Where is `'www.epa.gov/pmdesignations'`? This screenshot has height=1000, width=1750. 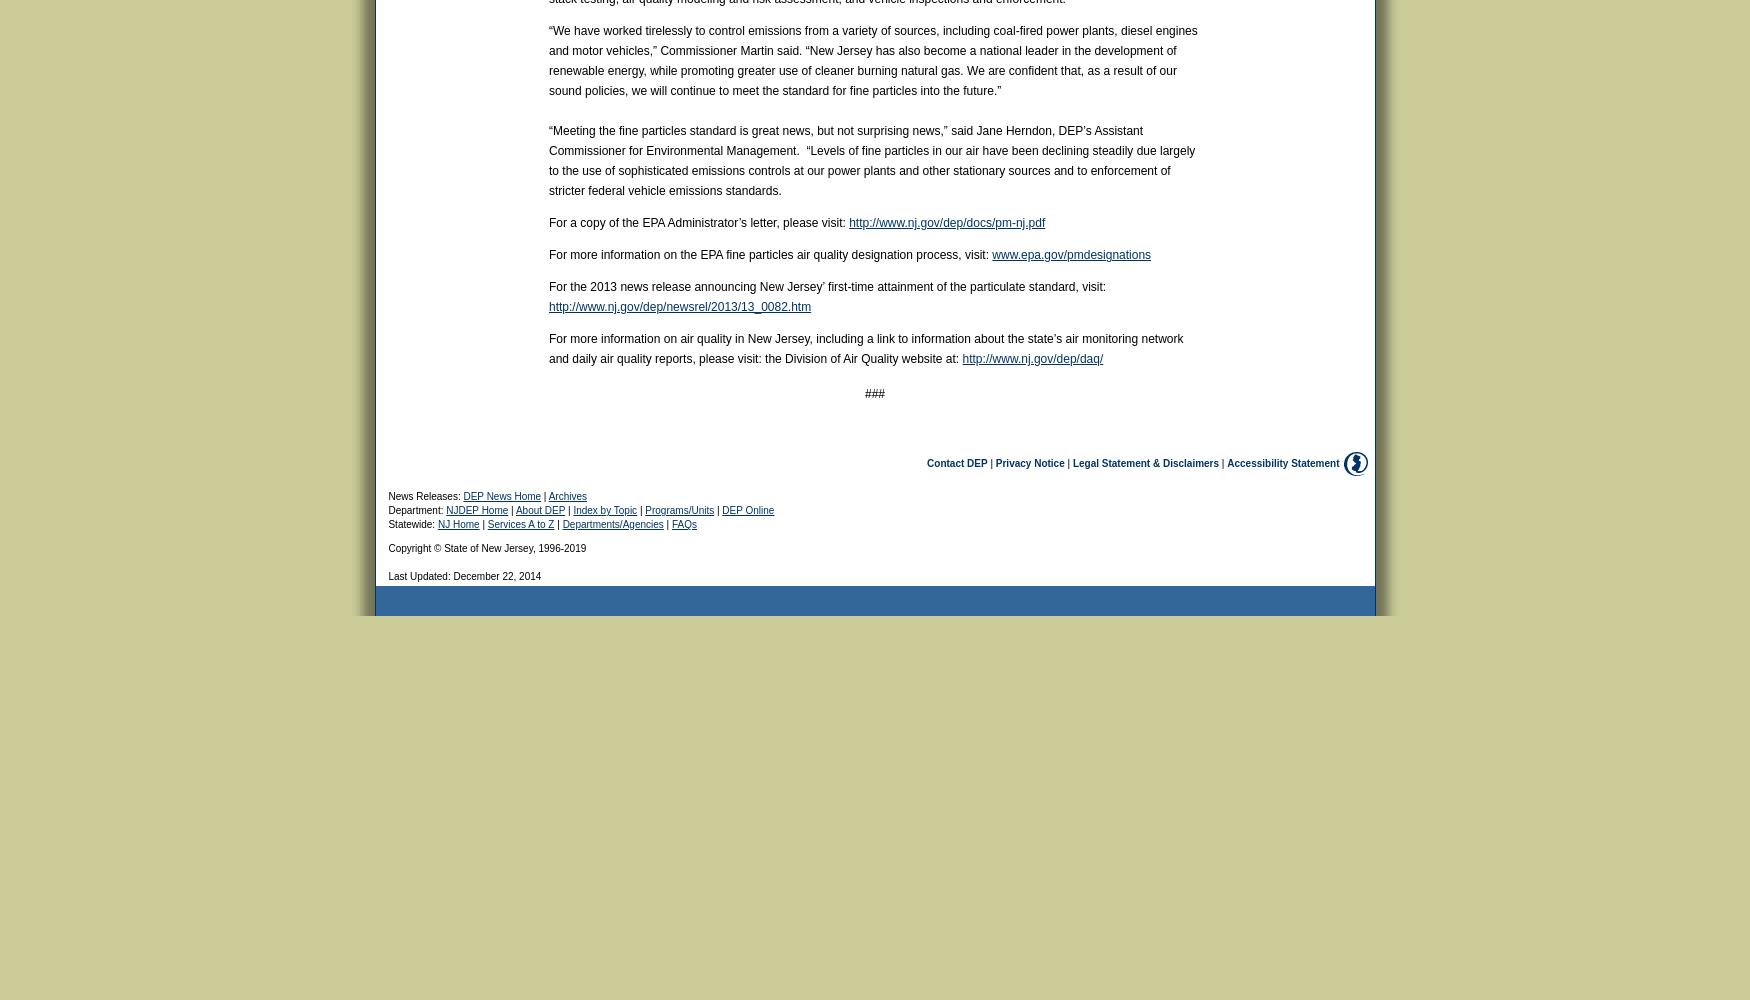
'www.epa.gov/pmdesignations' is located at coordinates (1071, 255).